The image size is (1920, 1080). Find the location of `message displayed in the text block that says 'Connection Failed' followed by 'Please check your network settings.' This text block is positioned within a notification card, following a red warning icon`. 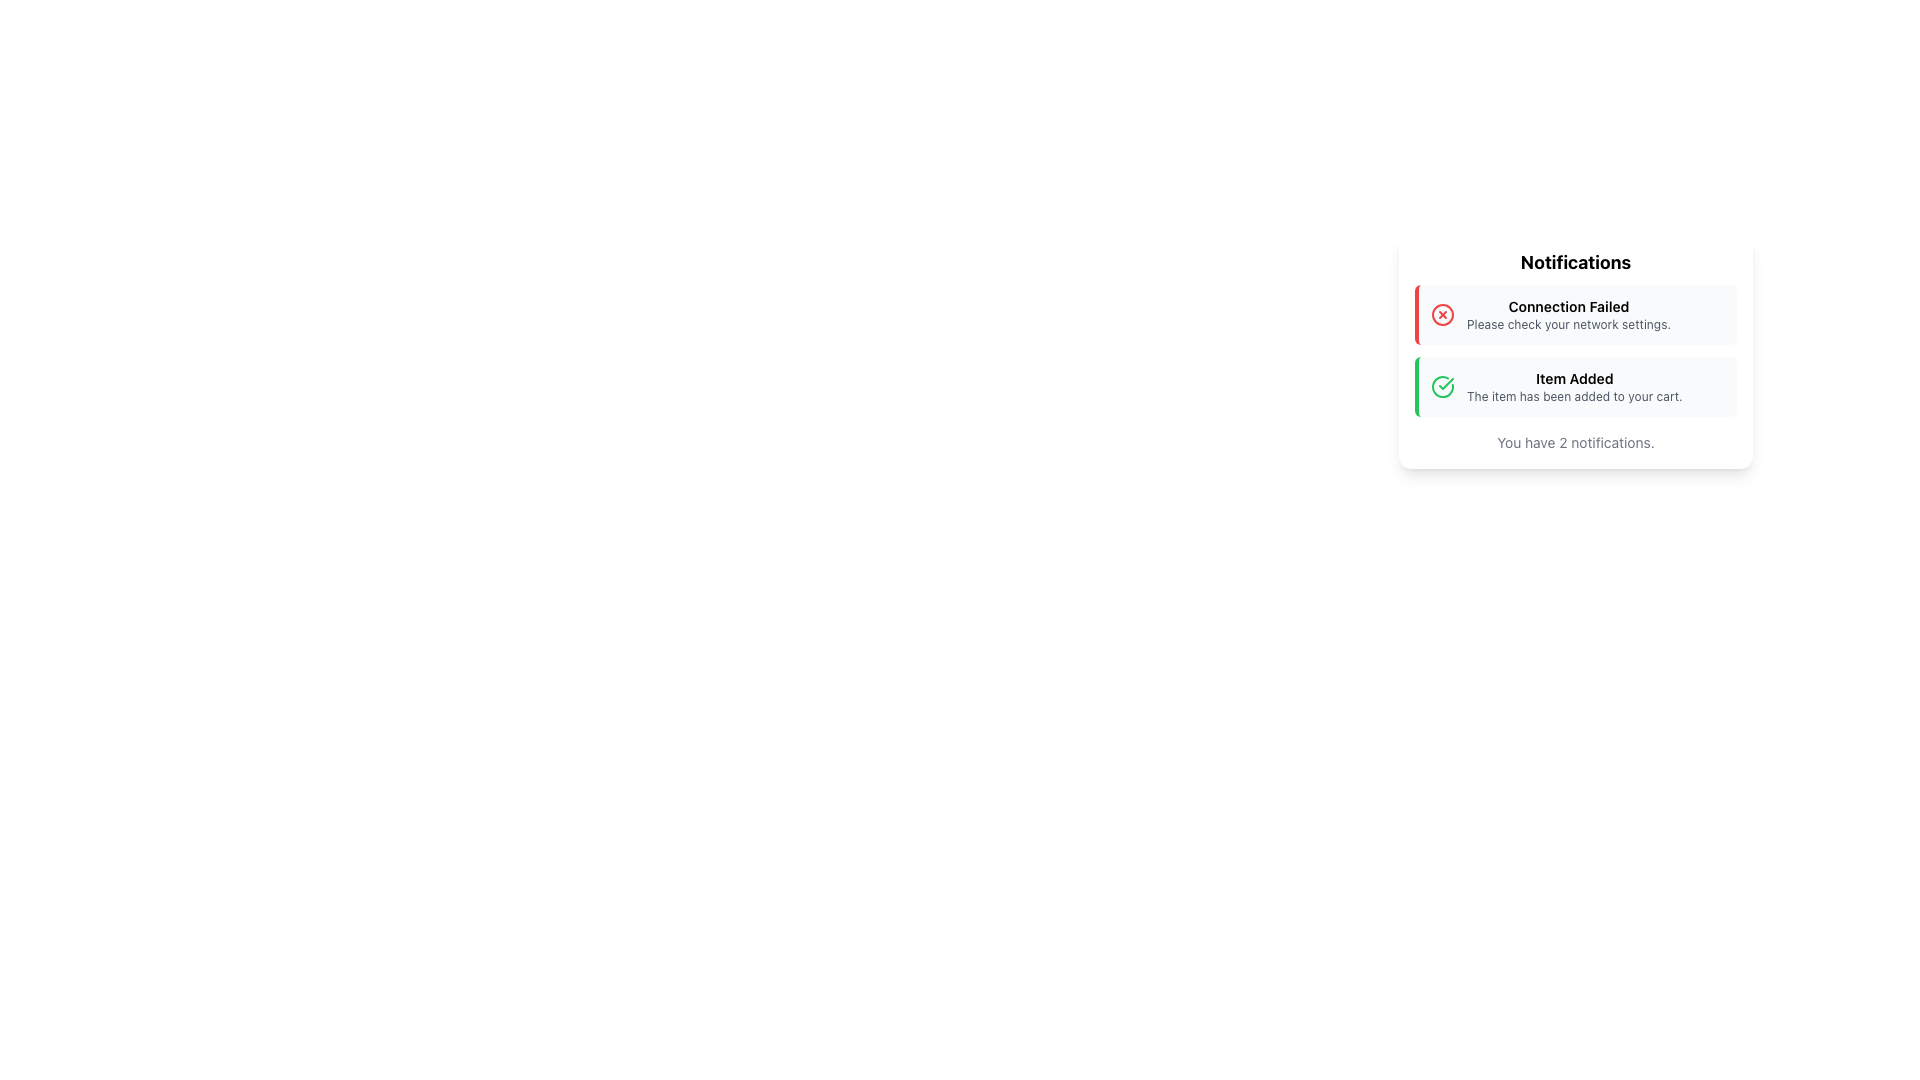

message displayed in the text block that says 'Connection Failed' followed by 'Please check your network settings.' This text block is positioned within a notification card, following a red warning icon is located at coordinates (1568, 315).